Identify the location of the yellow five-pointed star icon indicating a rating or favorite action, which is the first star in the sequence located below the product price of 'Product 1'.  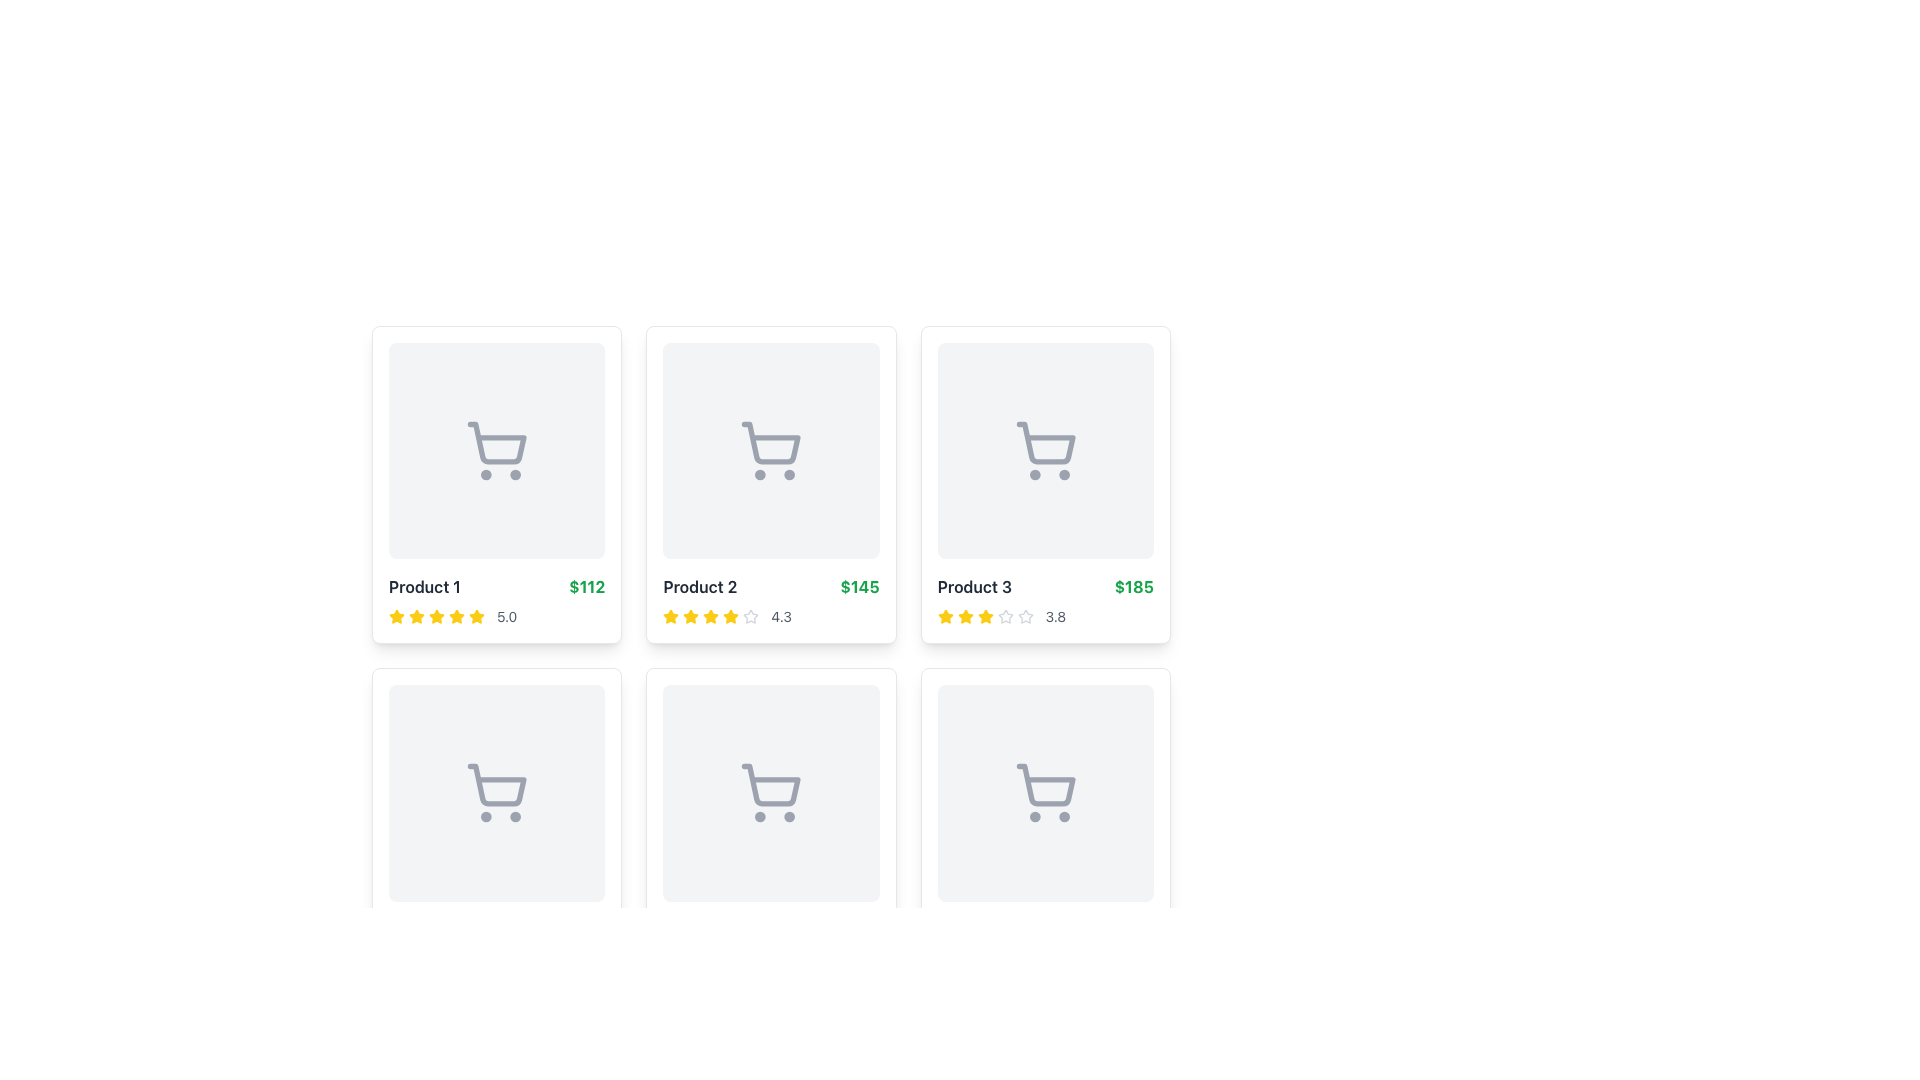
(416, 616).